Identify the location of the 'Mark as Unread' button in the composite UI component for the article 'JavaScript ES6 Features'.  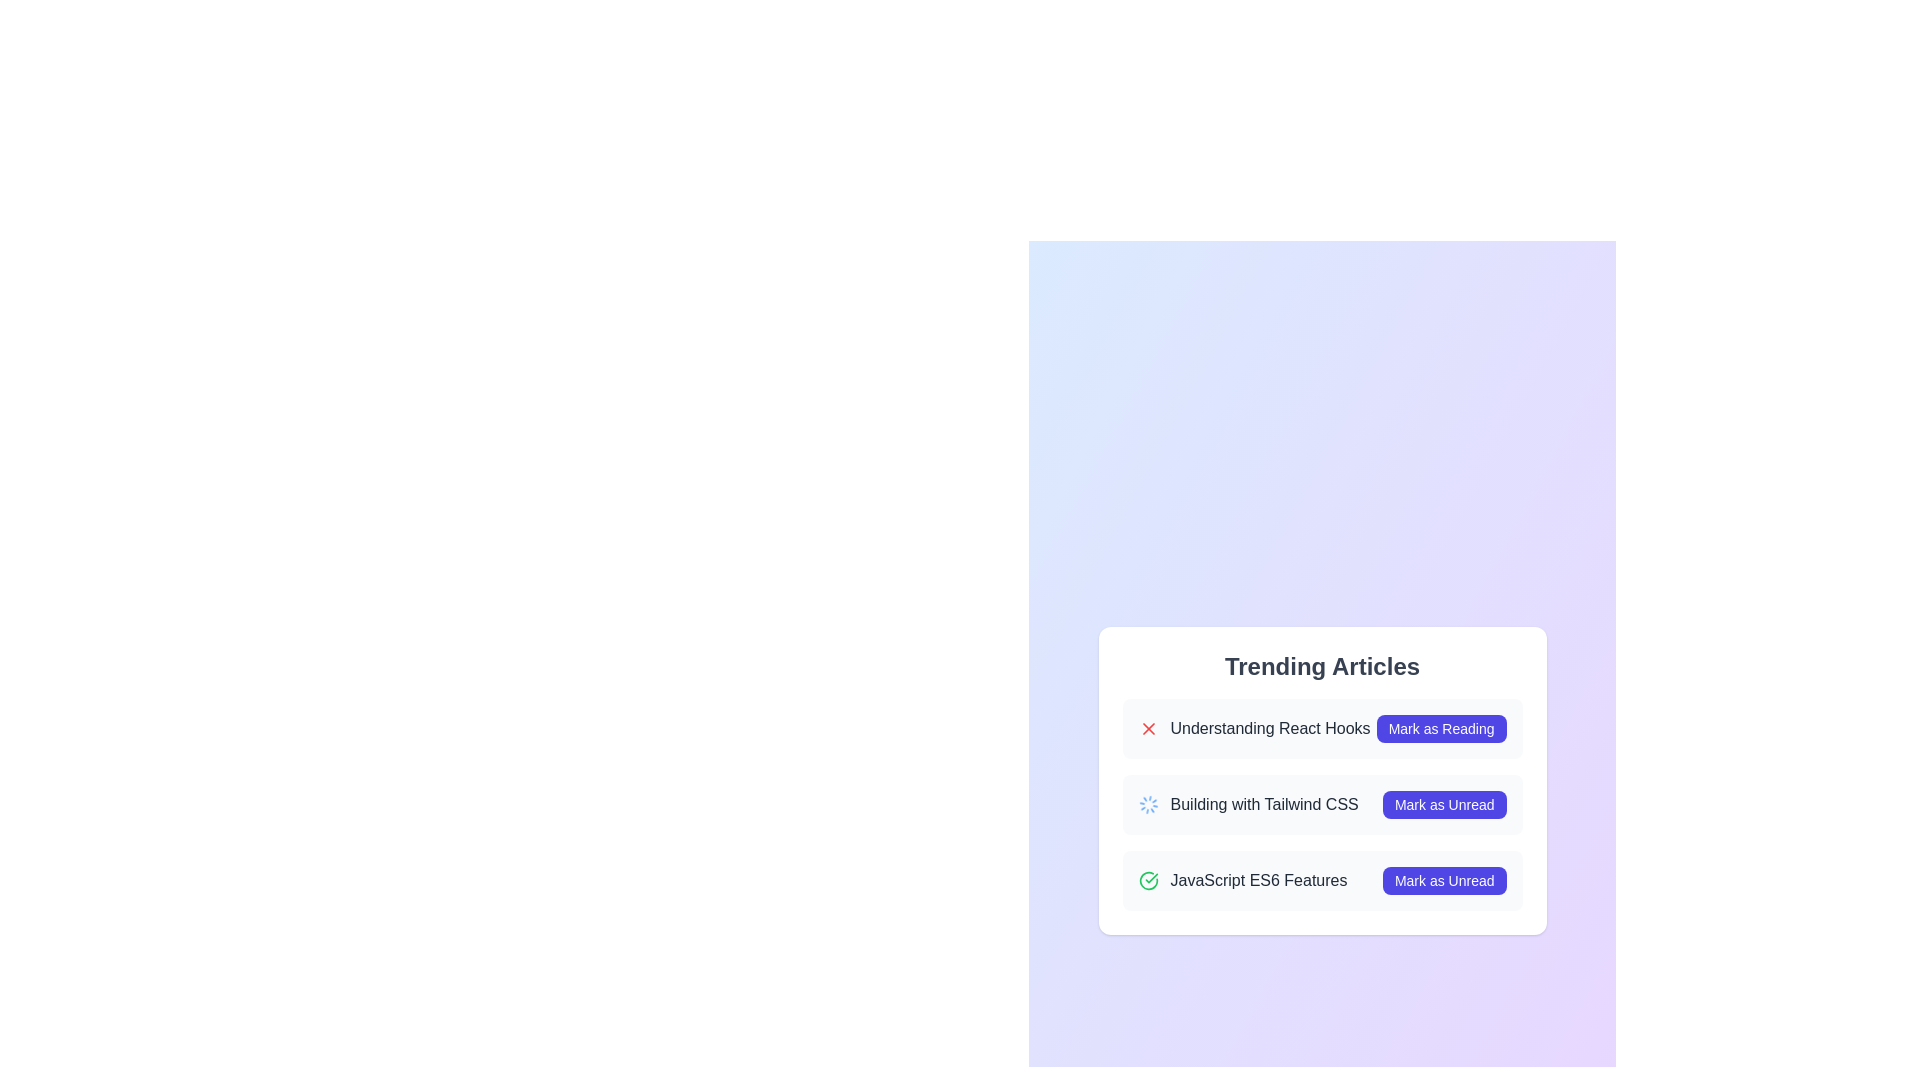
(1322, 879).